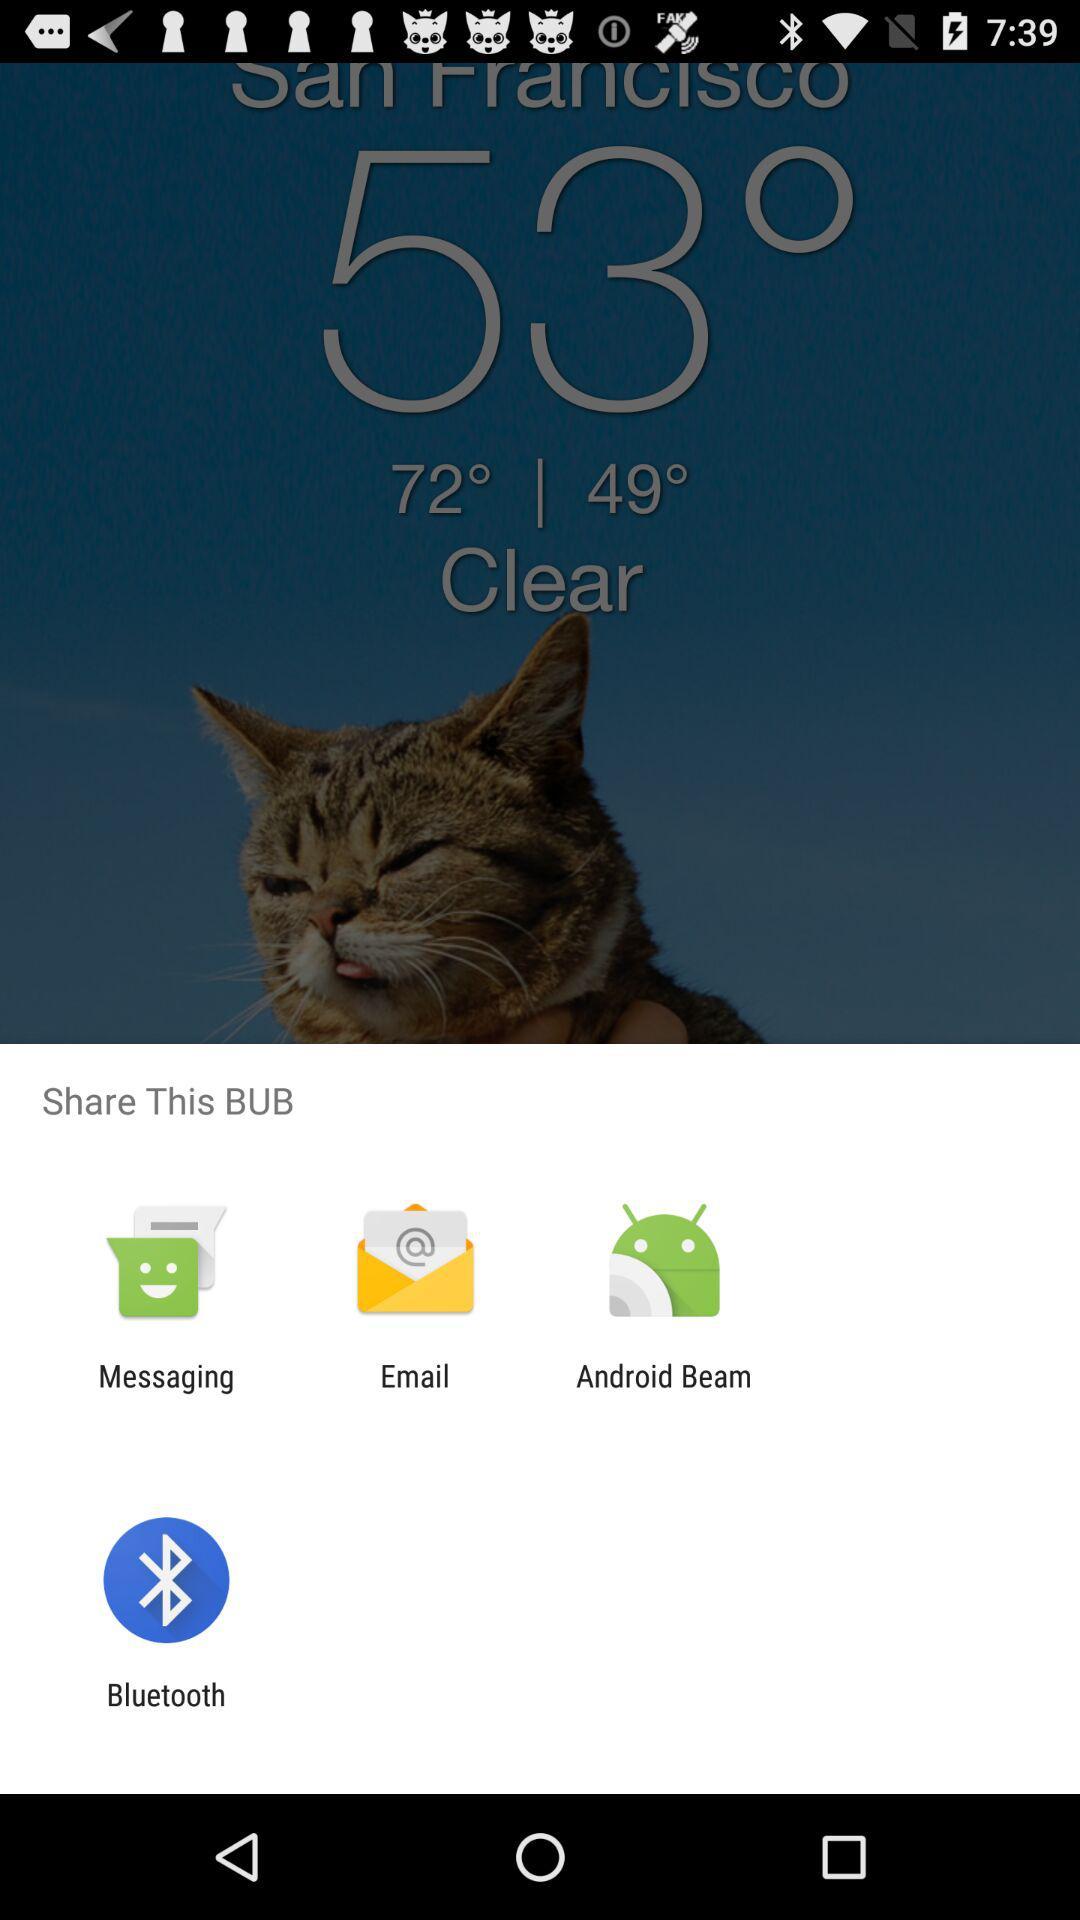 The width and height of the screenshot is (1080, 1920). I want to click on app to the left of the email item, so click(165, 1392).